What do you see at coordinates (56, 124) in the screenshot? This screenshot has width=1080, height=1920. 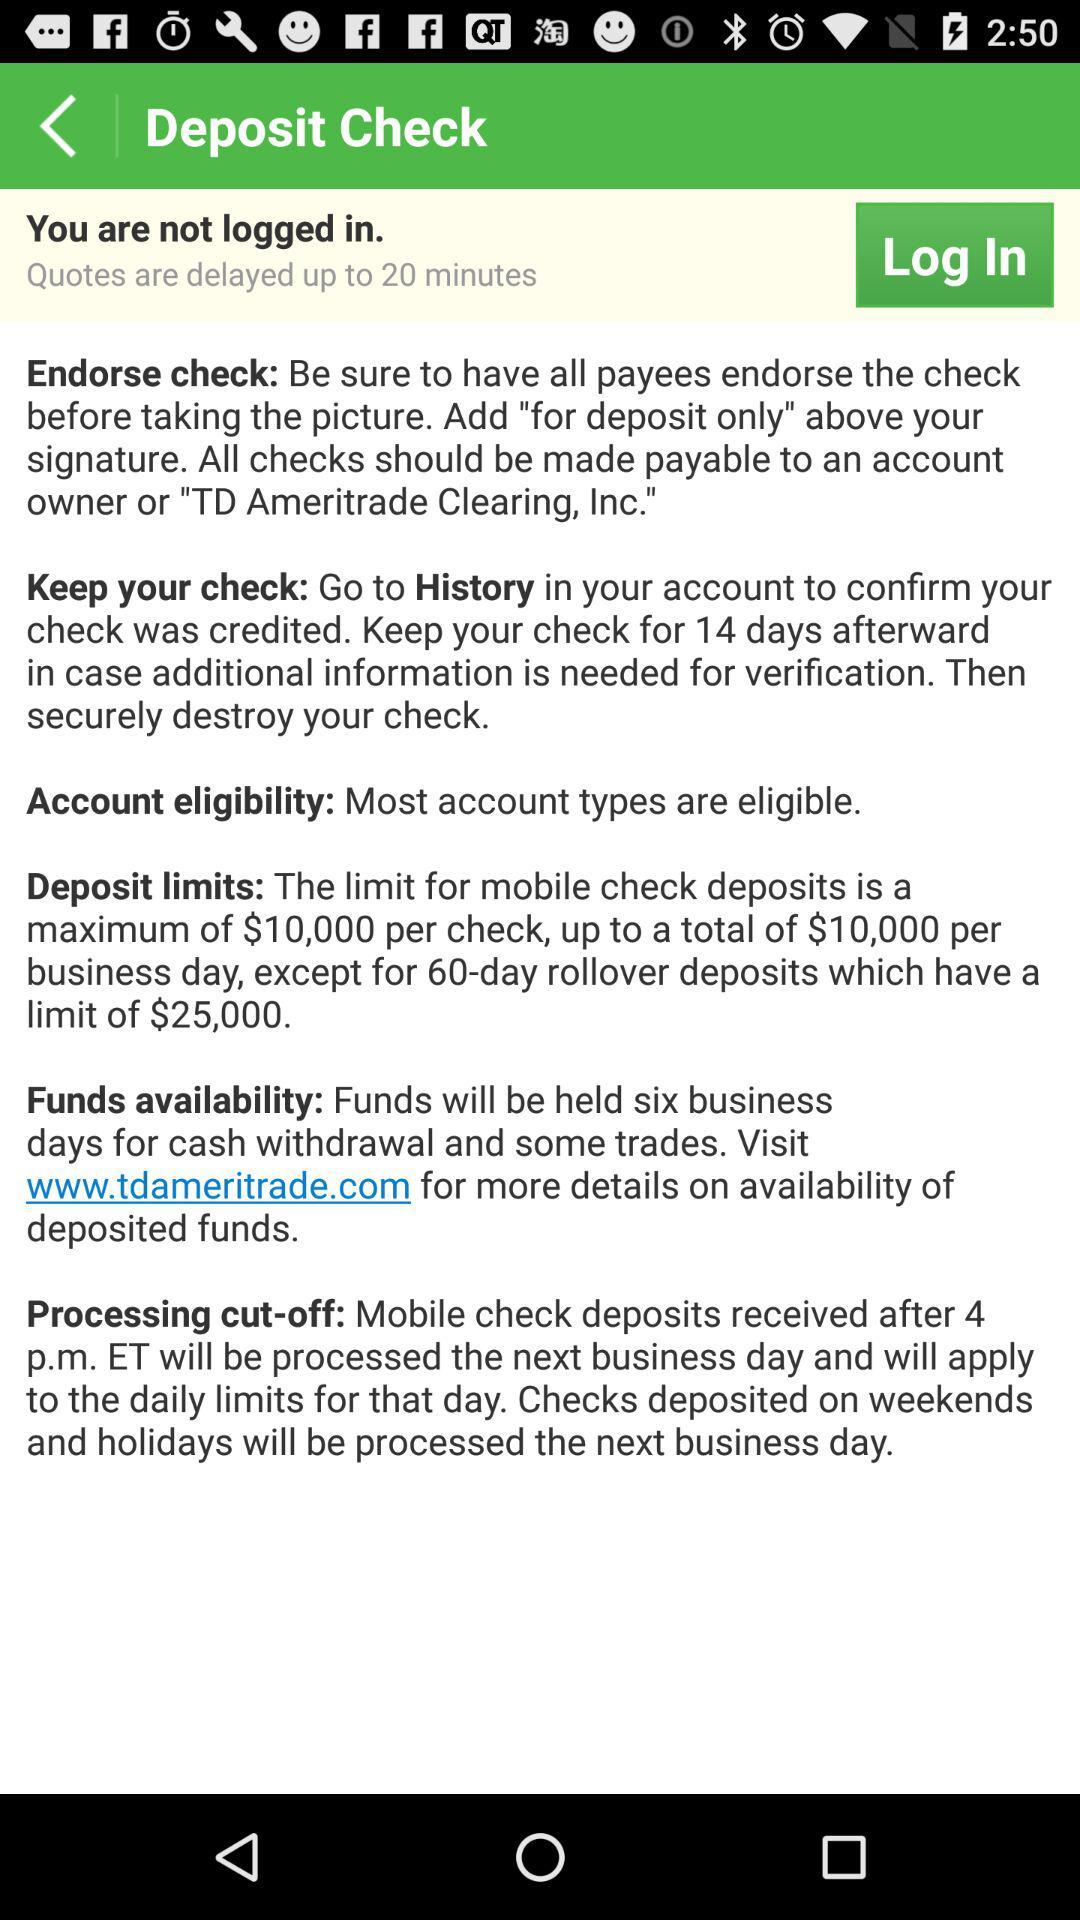 I see `the icon next to the deposit check` at bounding box center [56, 124].